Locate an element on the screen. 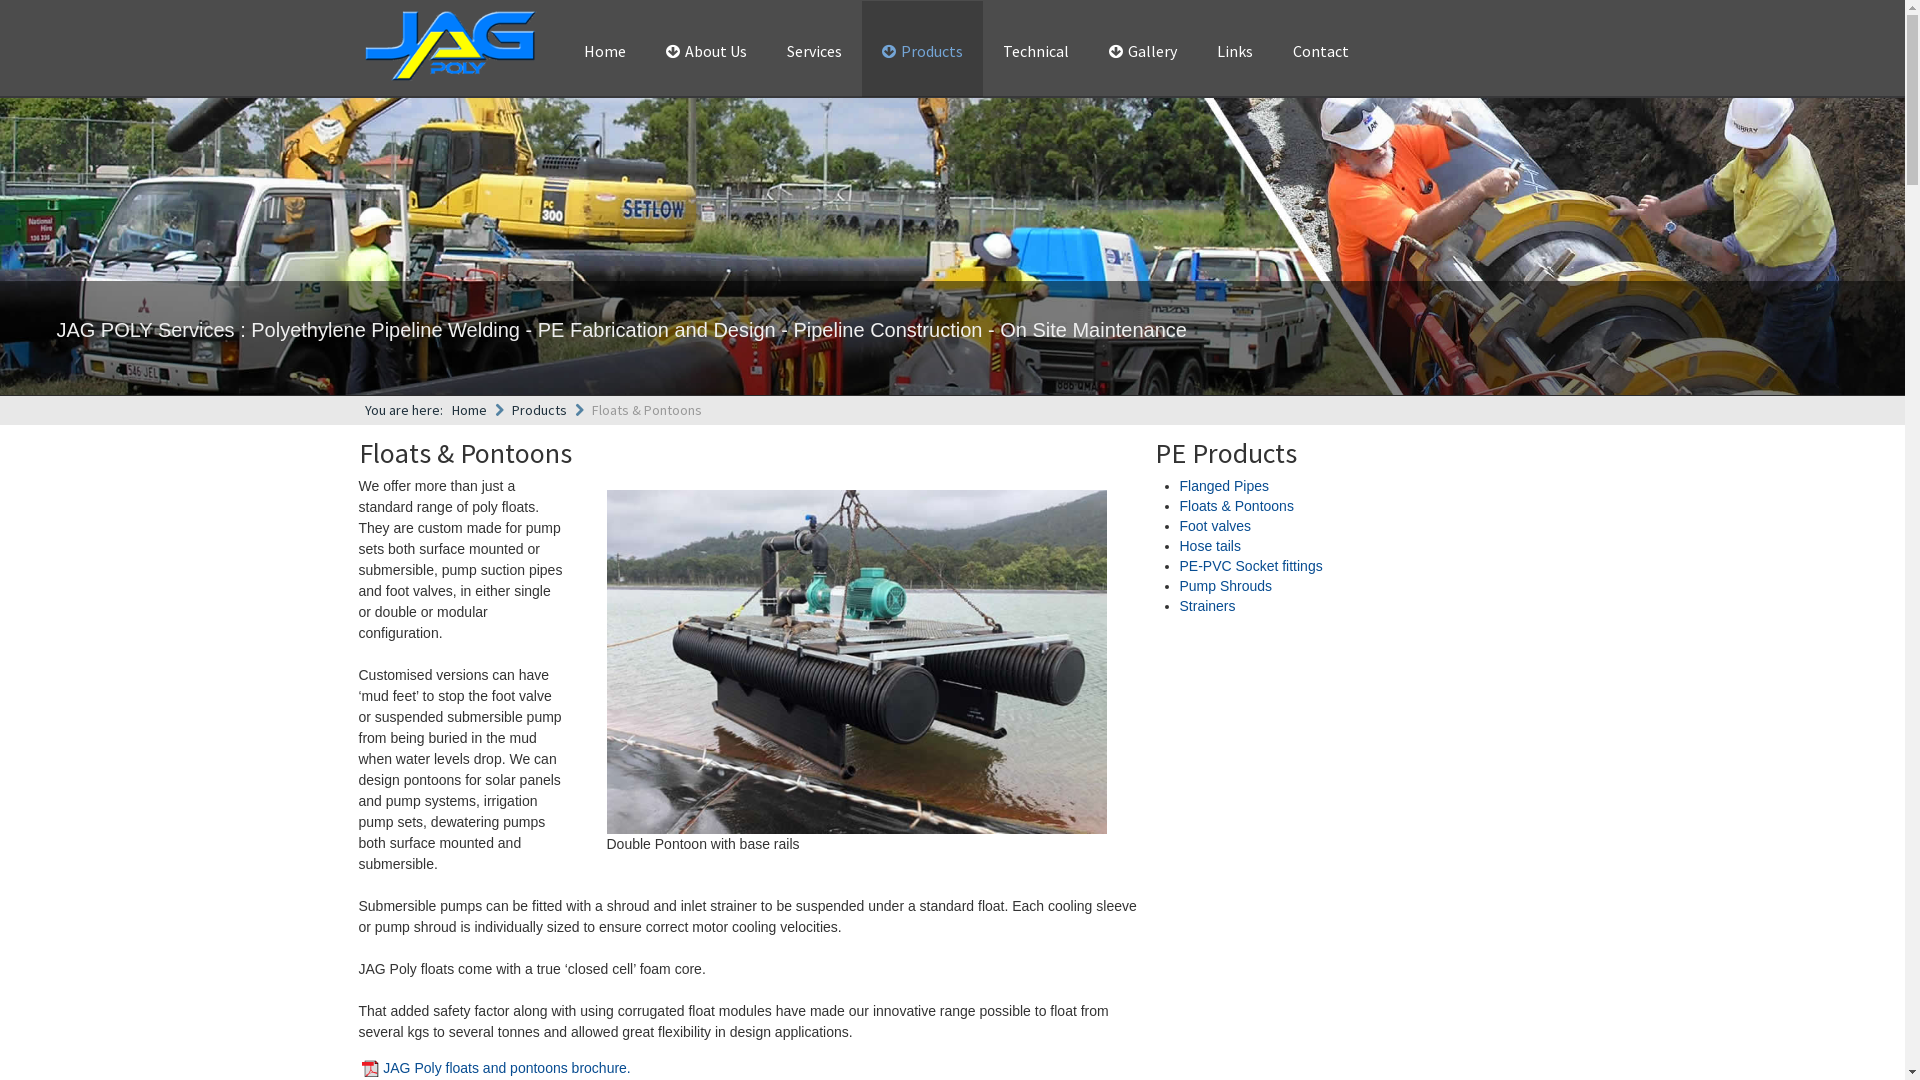  'Double Pontoon with base rails' is located at coordinates (855, 662).